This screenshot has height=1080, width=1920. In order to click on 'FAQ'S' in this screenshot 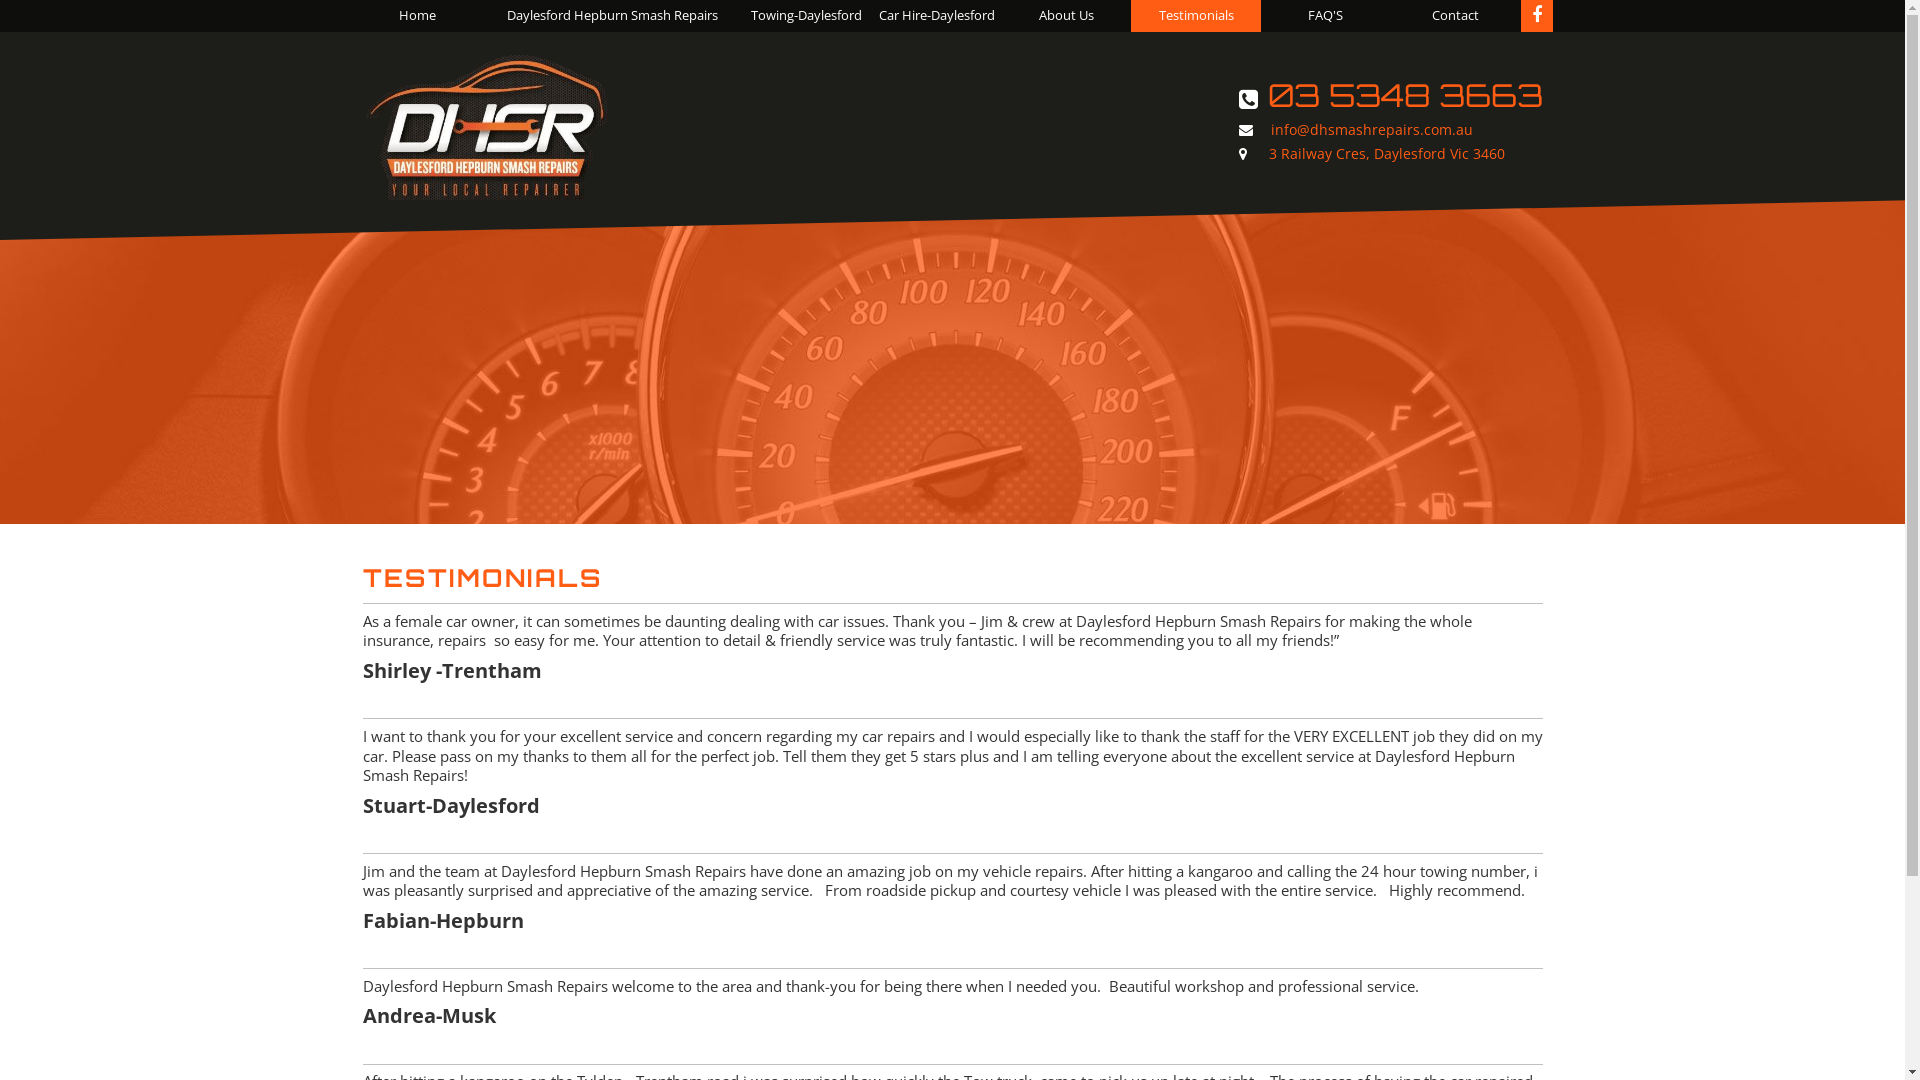, I will do `click(1325, 15)`.